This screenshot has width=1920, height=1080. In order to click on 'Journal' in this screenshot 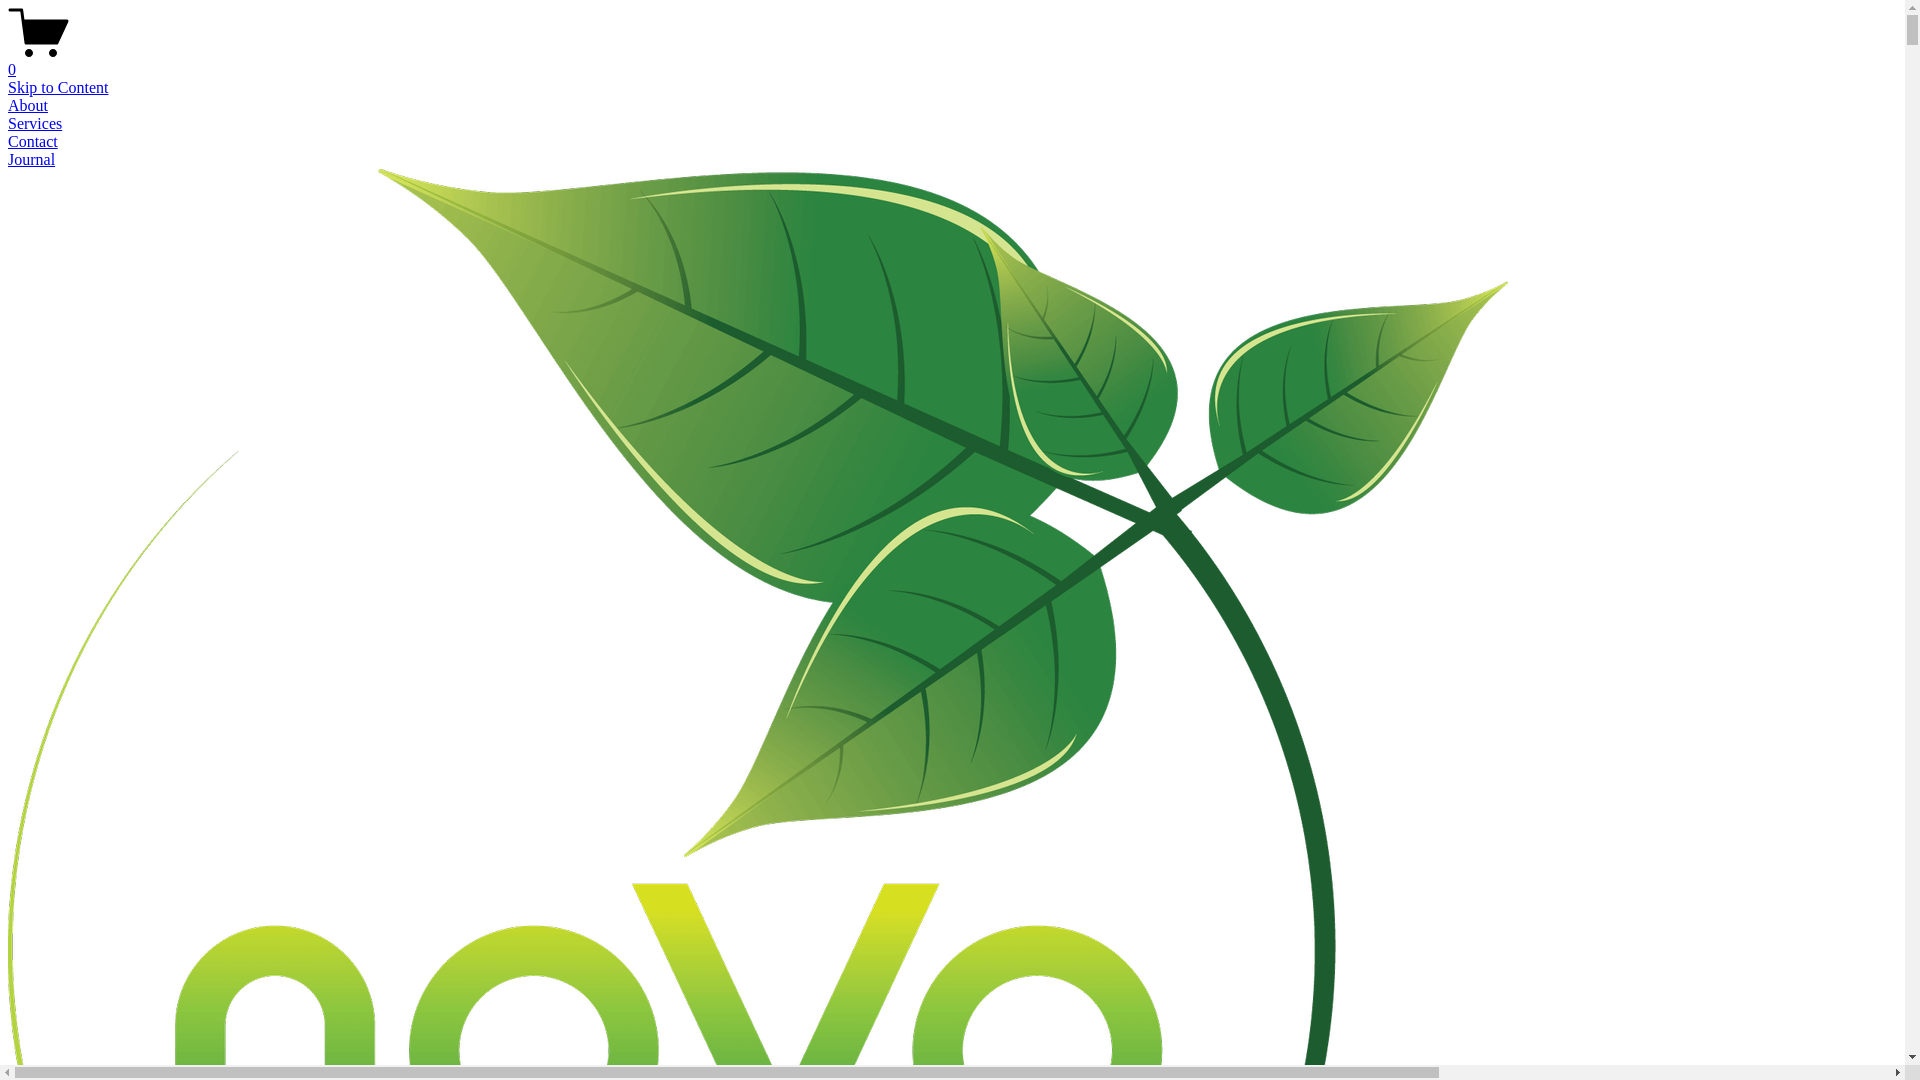, I will do `click(31, 158)`.